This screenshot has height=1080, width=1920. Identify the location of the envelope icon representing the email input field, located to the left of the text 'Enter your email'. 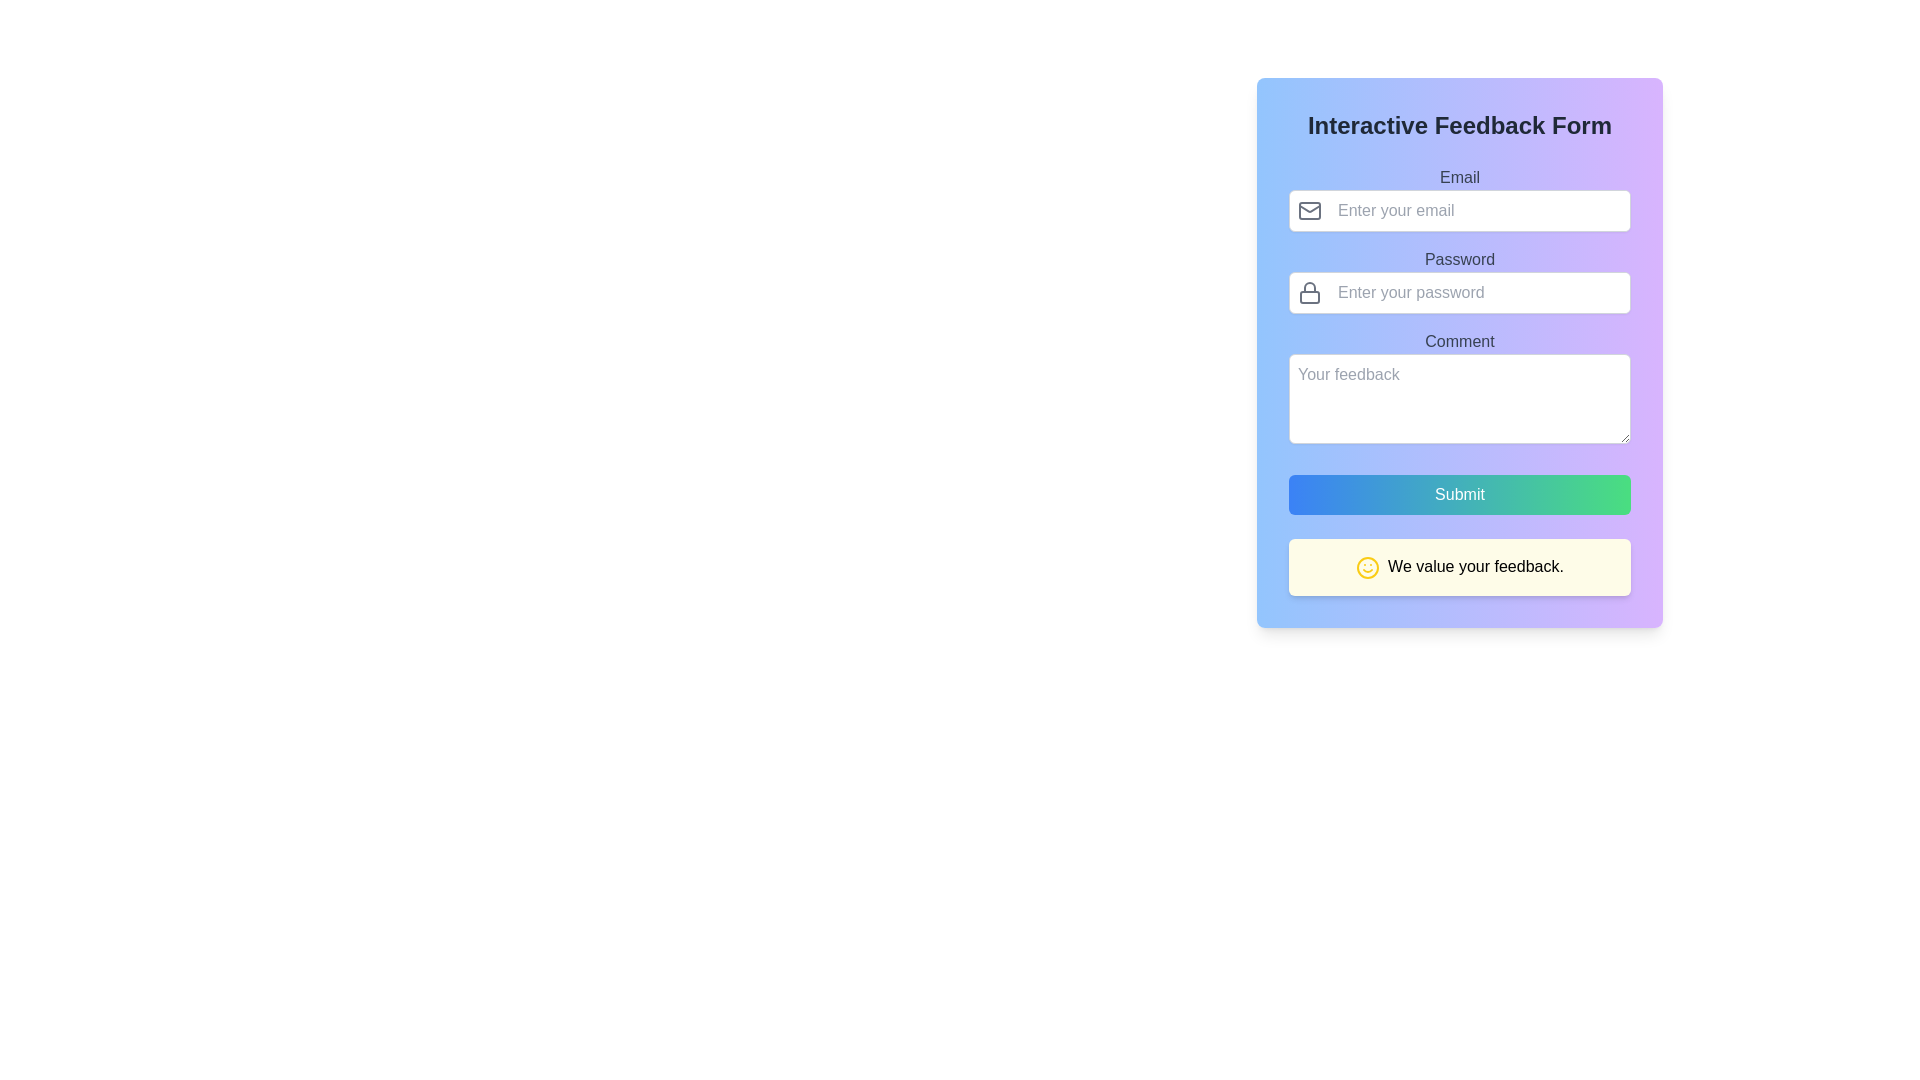
(1310, 211).